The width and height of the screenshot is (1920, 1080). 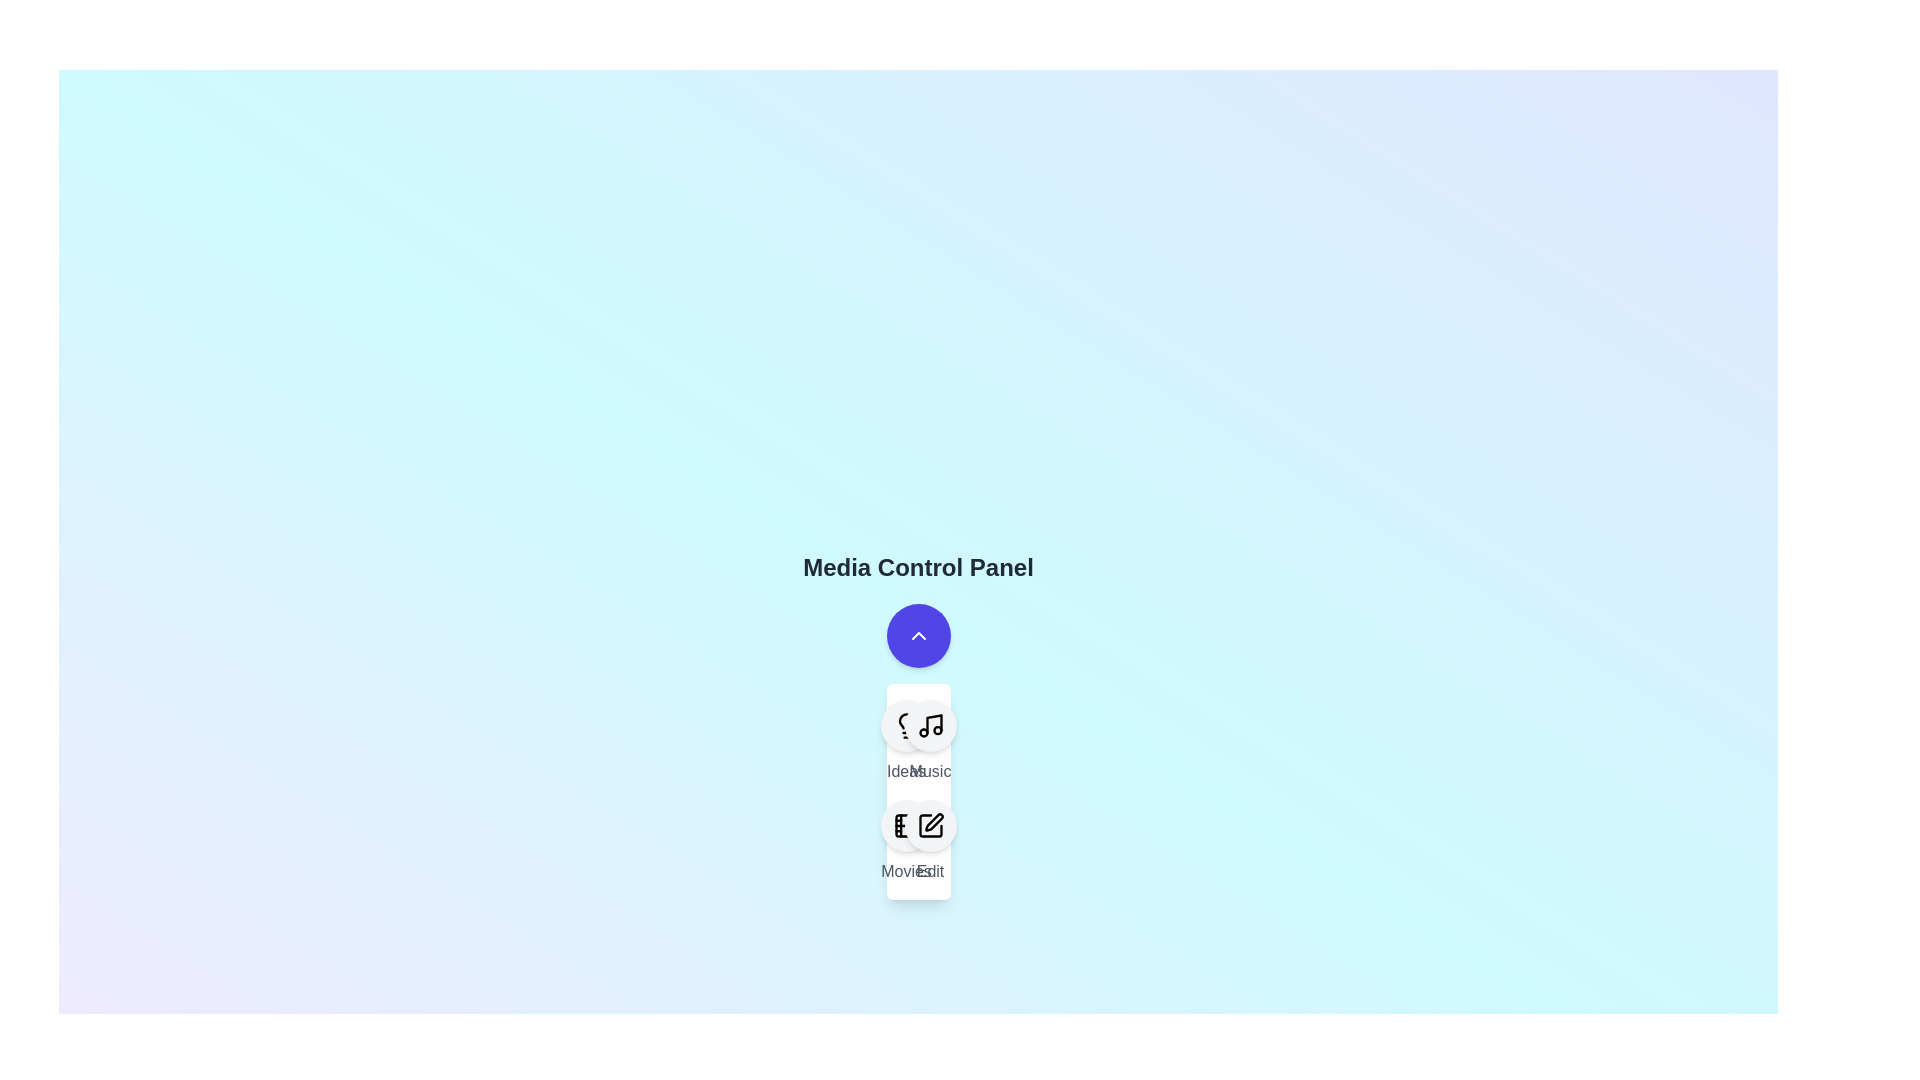 I want to click on the menu item labeled Movies, so click(x=905, y=841).